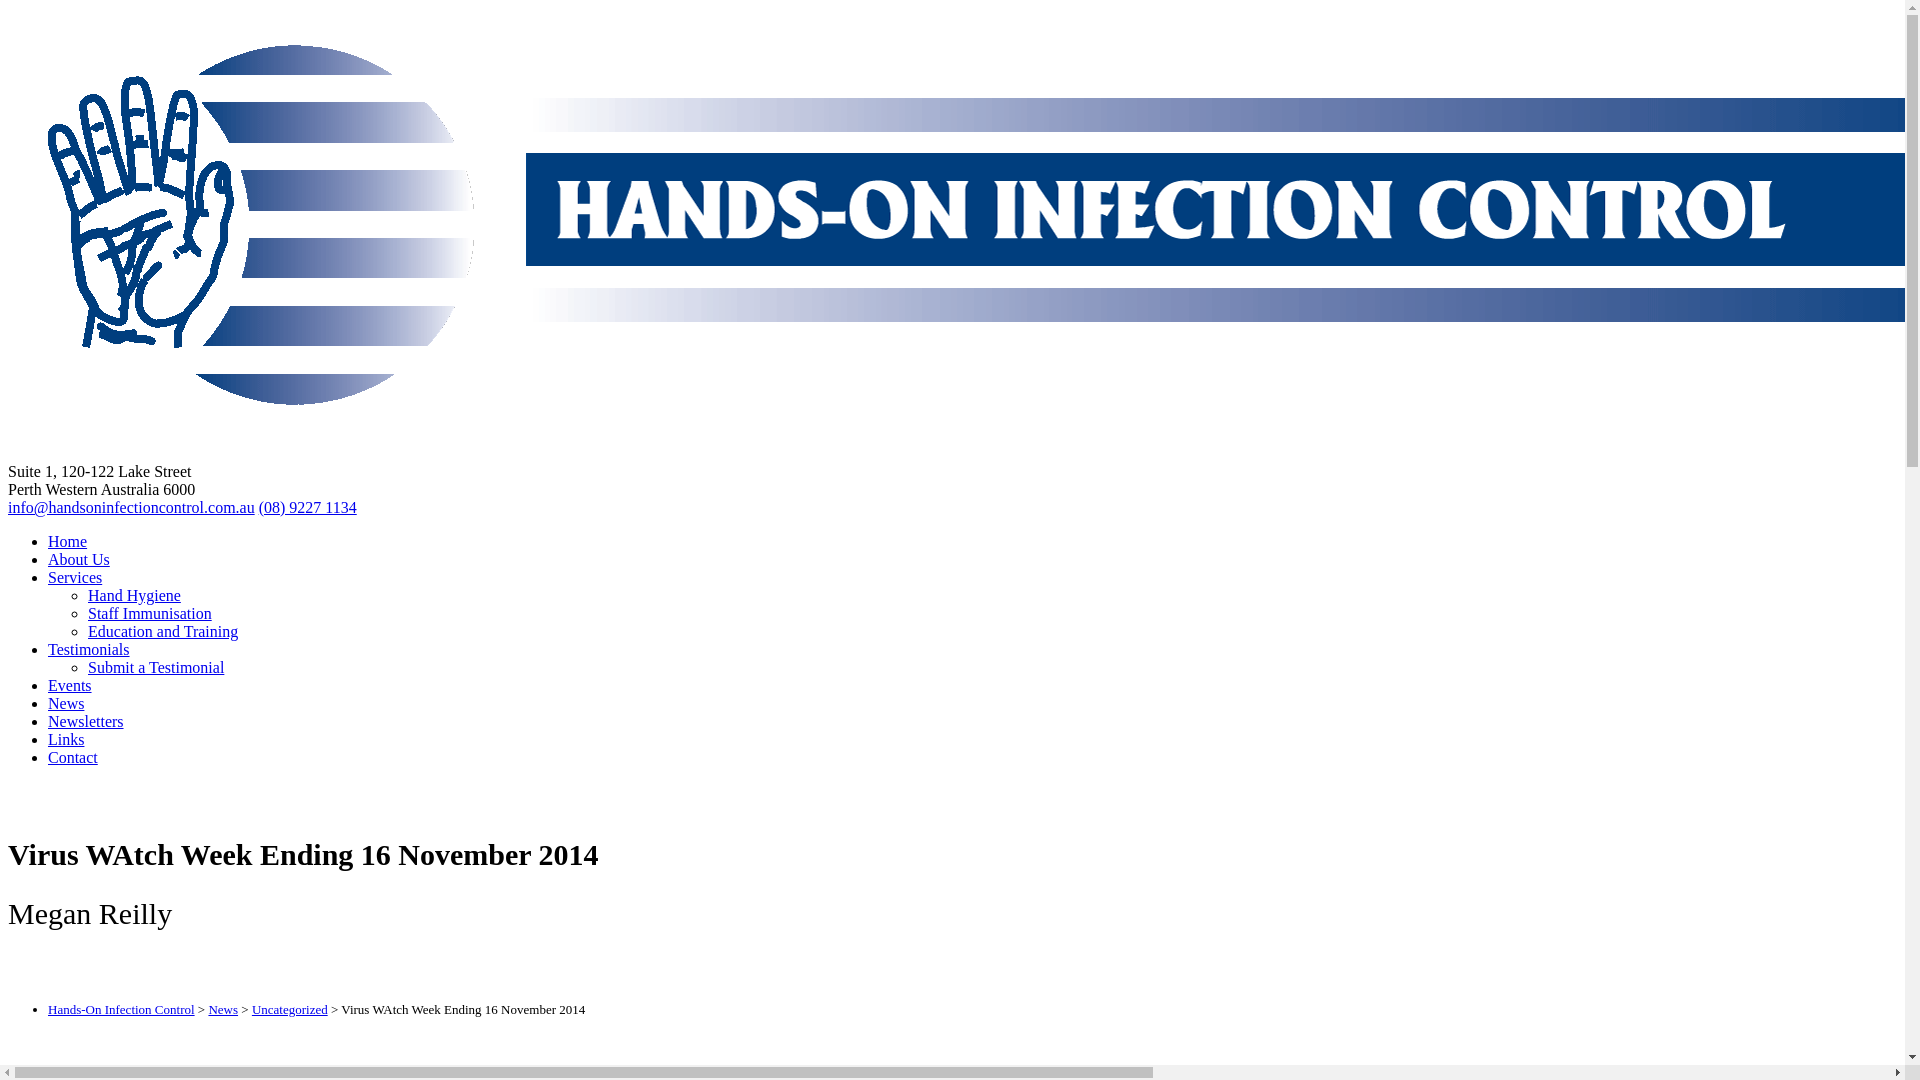 This screenshot has width=1920, height=1080. What do you see at coordinates (48, 684) in the screenshot?
I see `'Events'` at bounding box center [48, 684].